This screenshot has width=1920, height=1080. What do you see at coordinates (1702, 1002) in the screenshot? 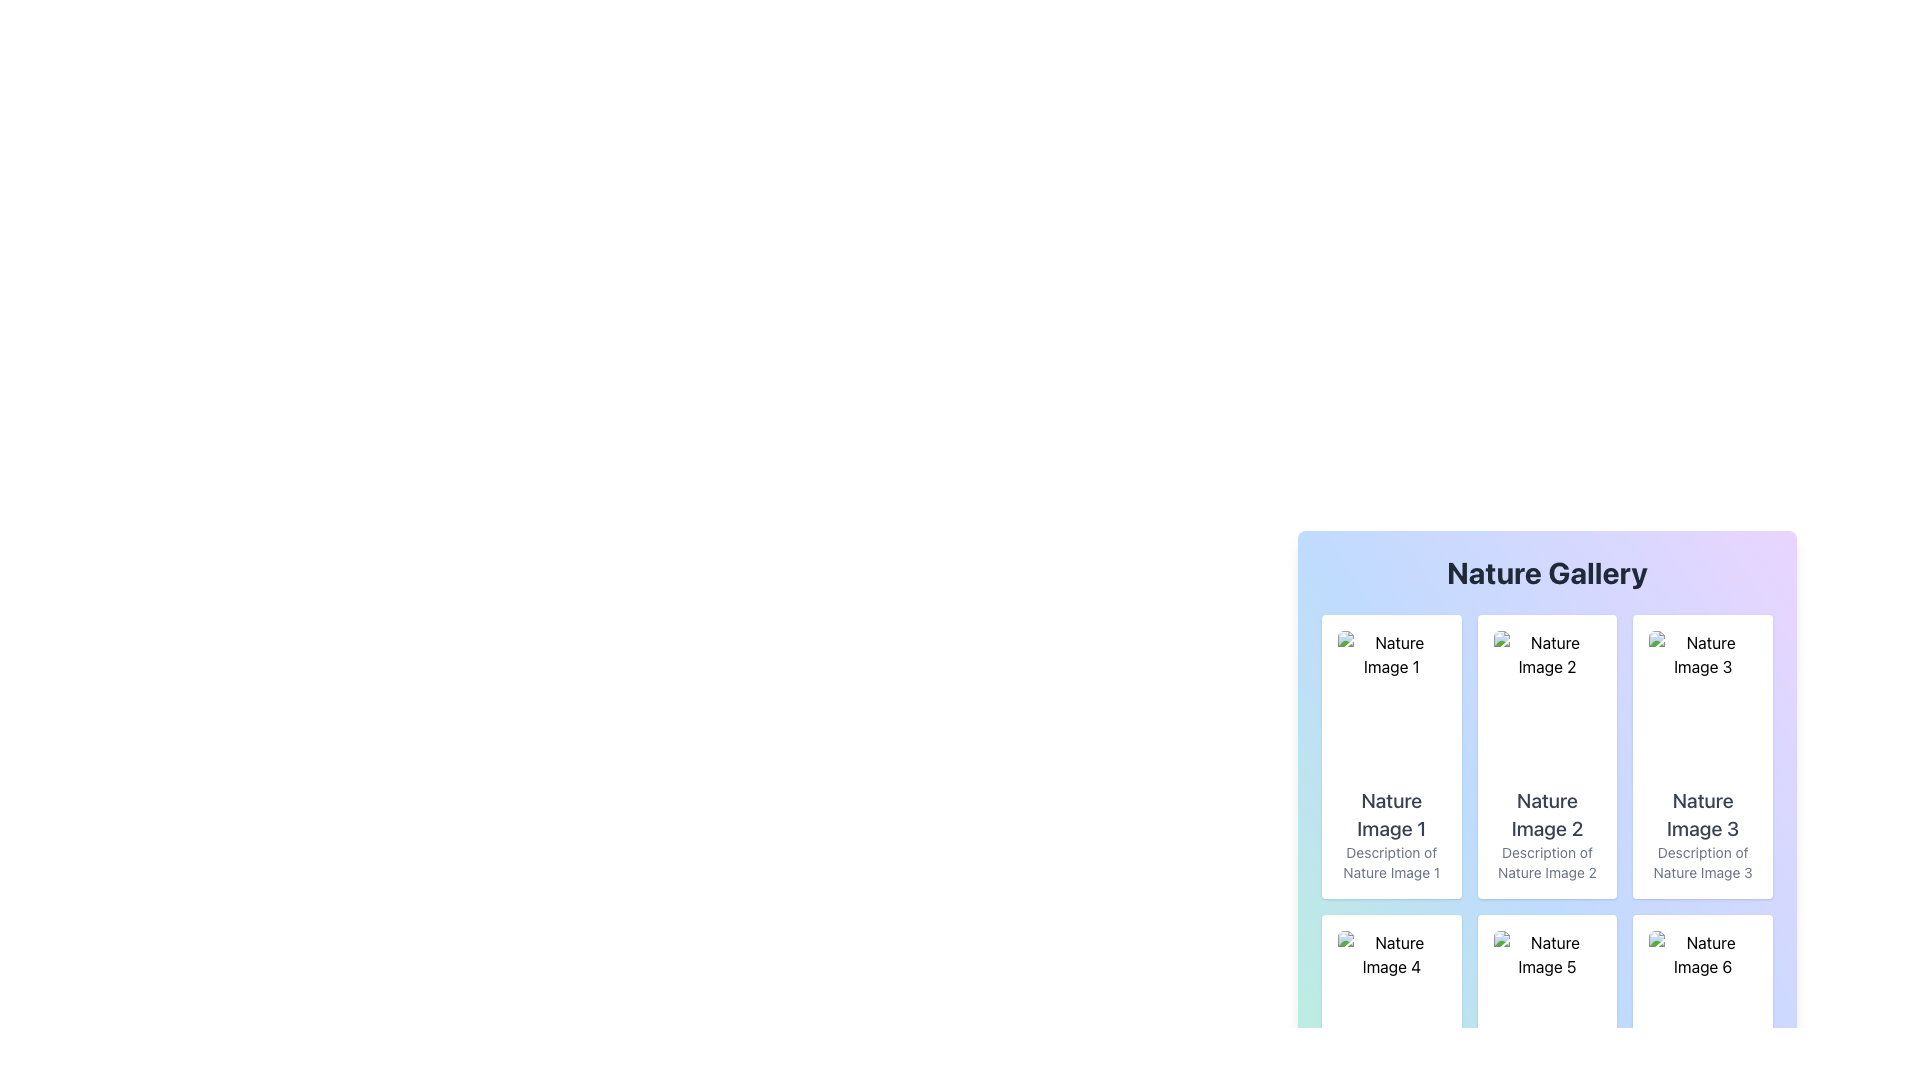
I see `the decorative image in the Nature Gallery section` at bounding box center [1702, 1002].